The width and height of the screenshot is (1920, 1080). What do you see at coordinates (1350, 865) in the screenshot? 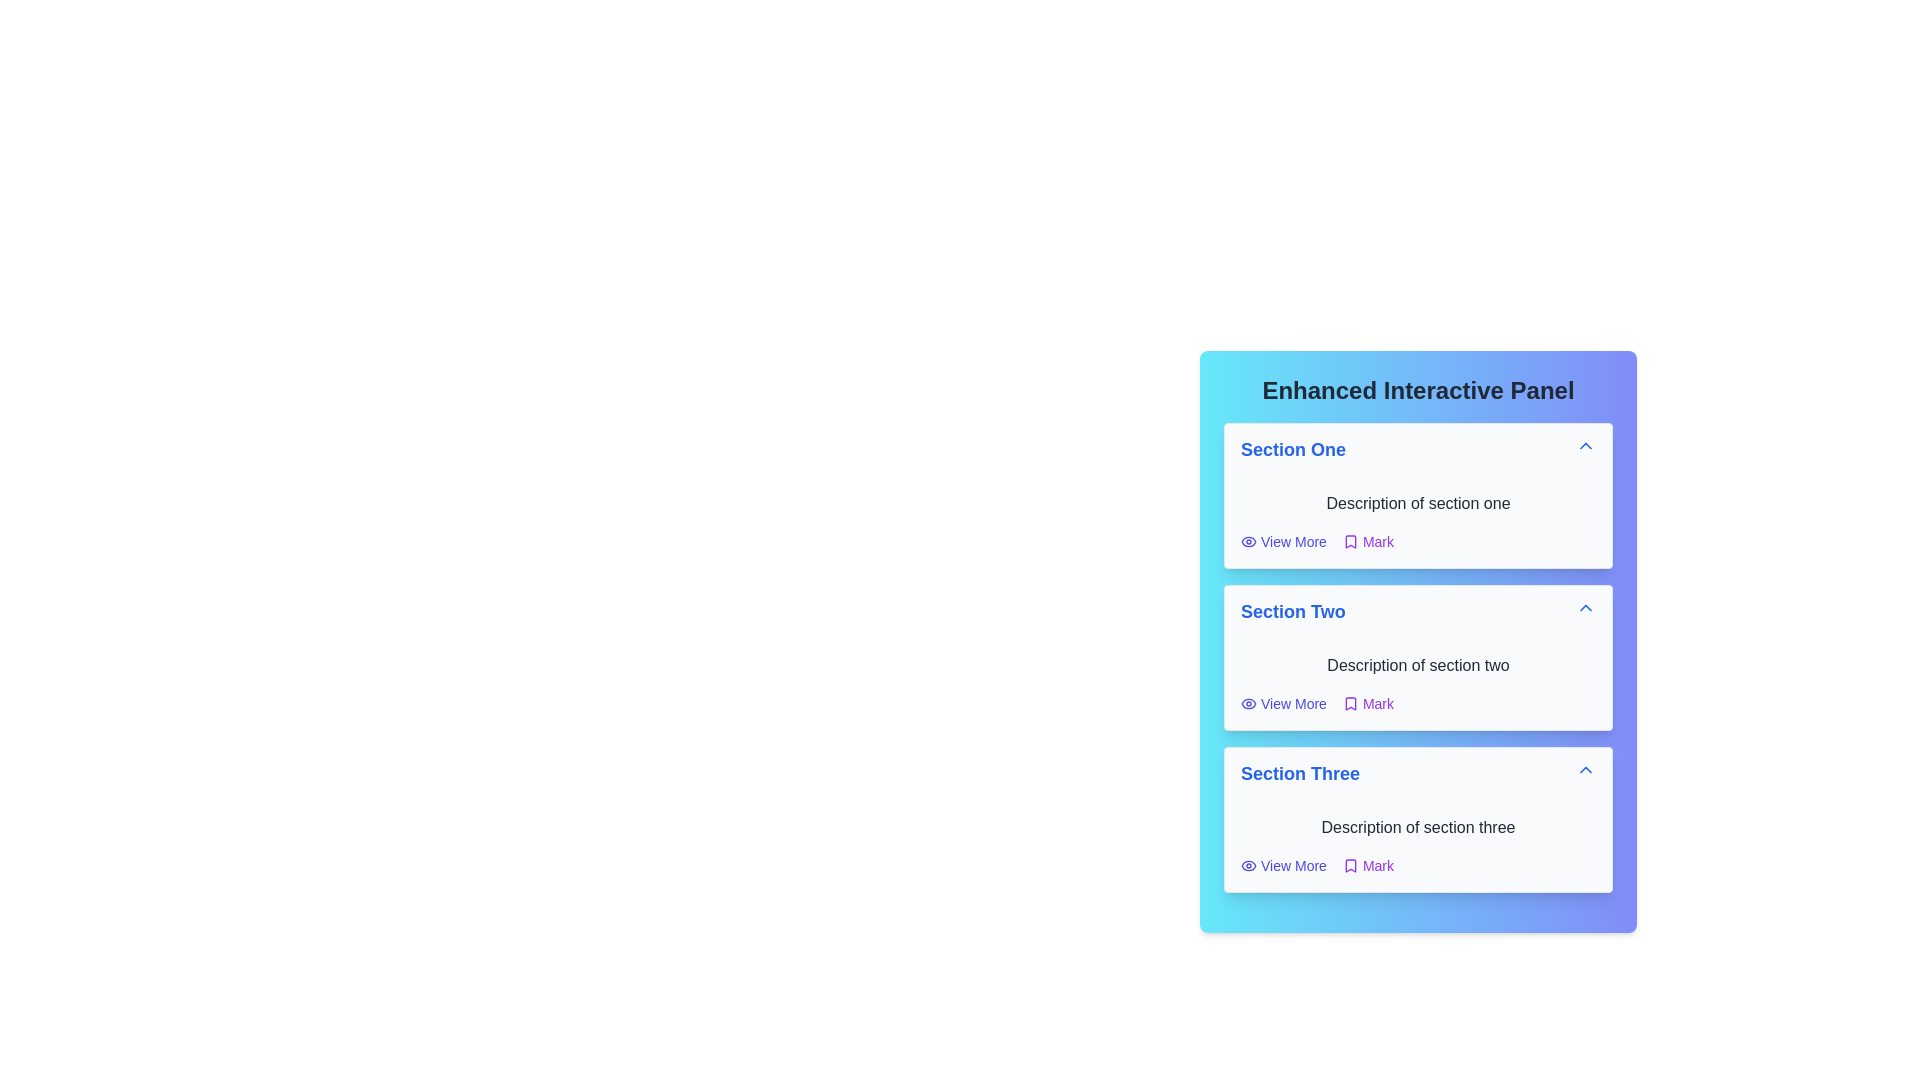
I see `the bookmark icon located to the left of the 'Mark' text in the 'Section Three' panel` at bounding box center [1350, 865].